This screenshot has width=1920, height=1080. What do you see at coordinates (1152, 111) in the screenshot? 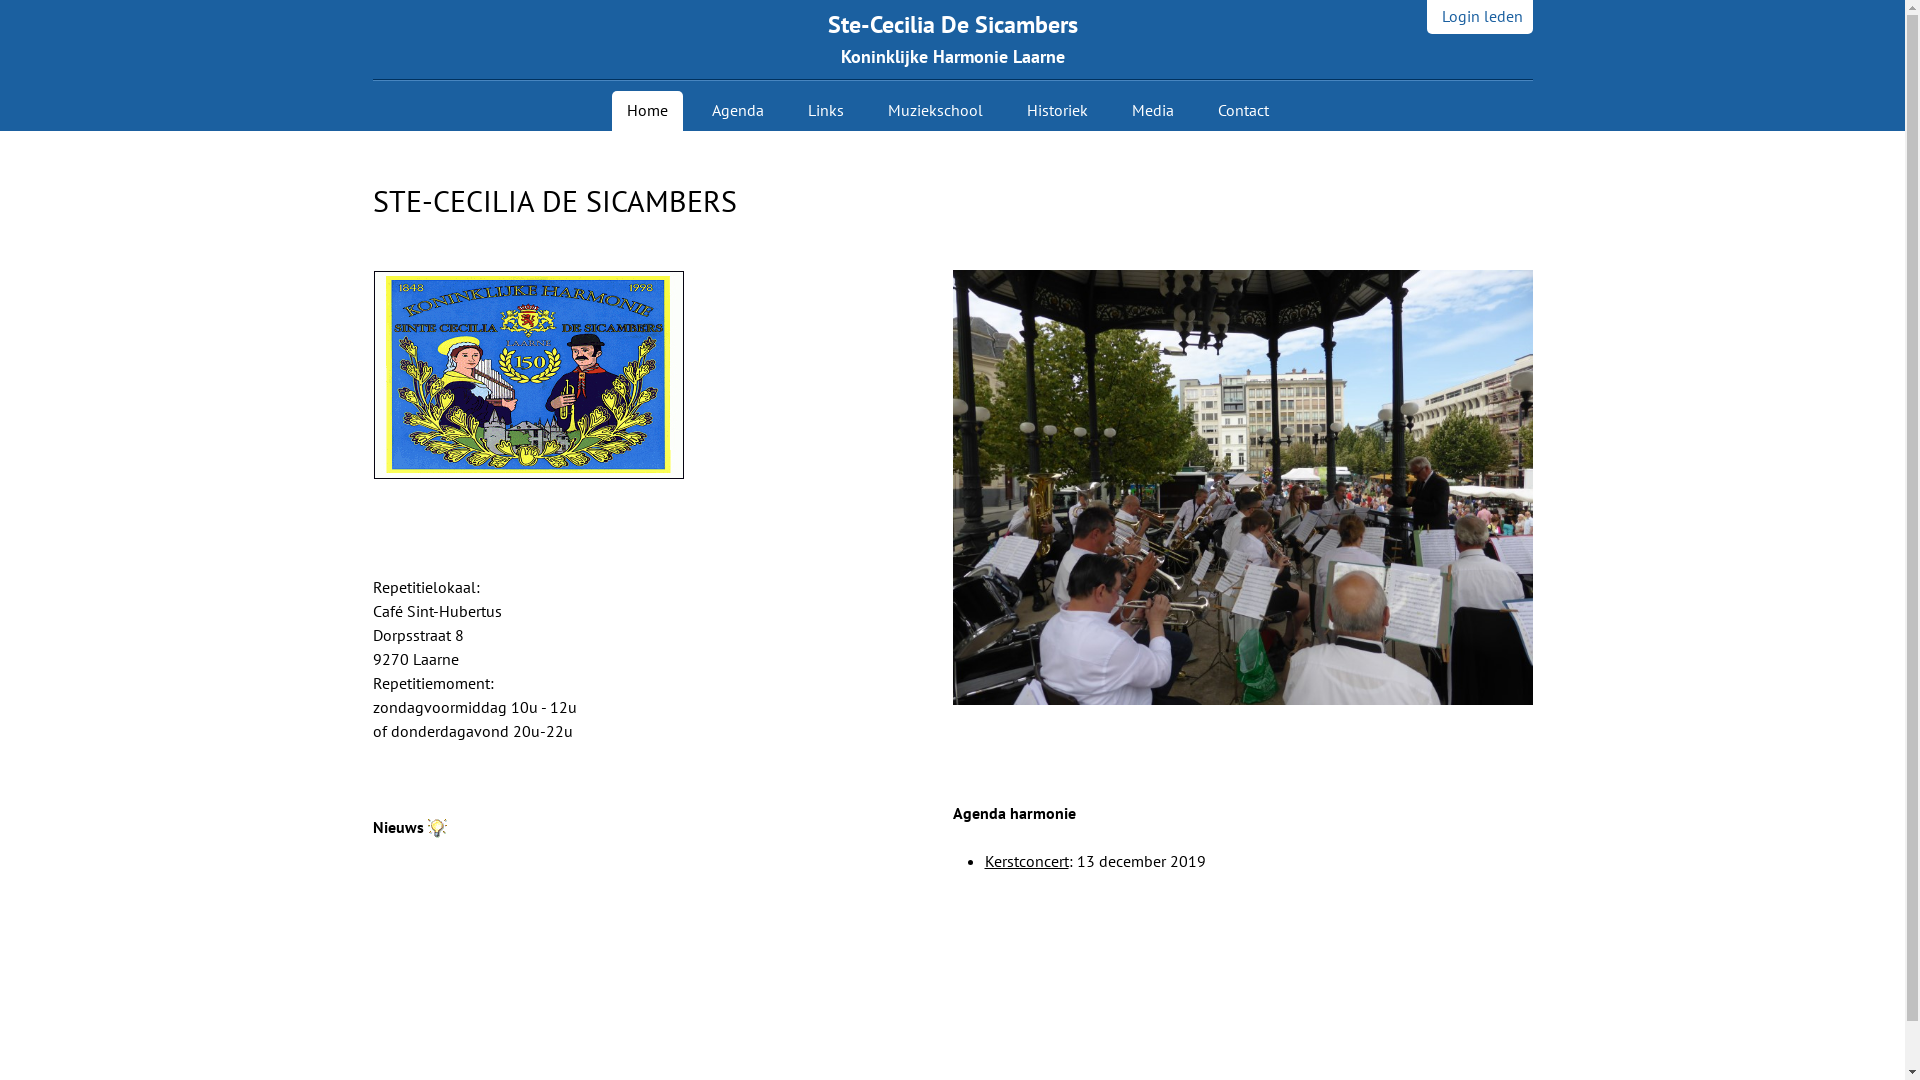
I see `'Media'` at bounding box center [1152, 111].